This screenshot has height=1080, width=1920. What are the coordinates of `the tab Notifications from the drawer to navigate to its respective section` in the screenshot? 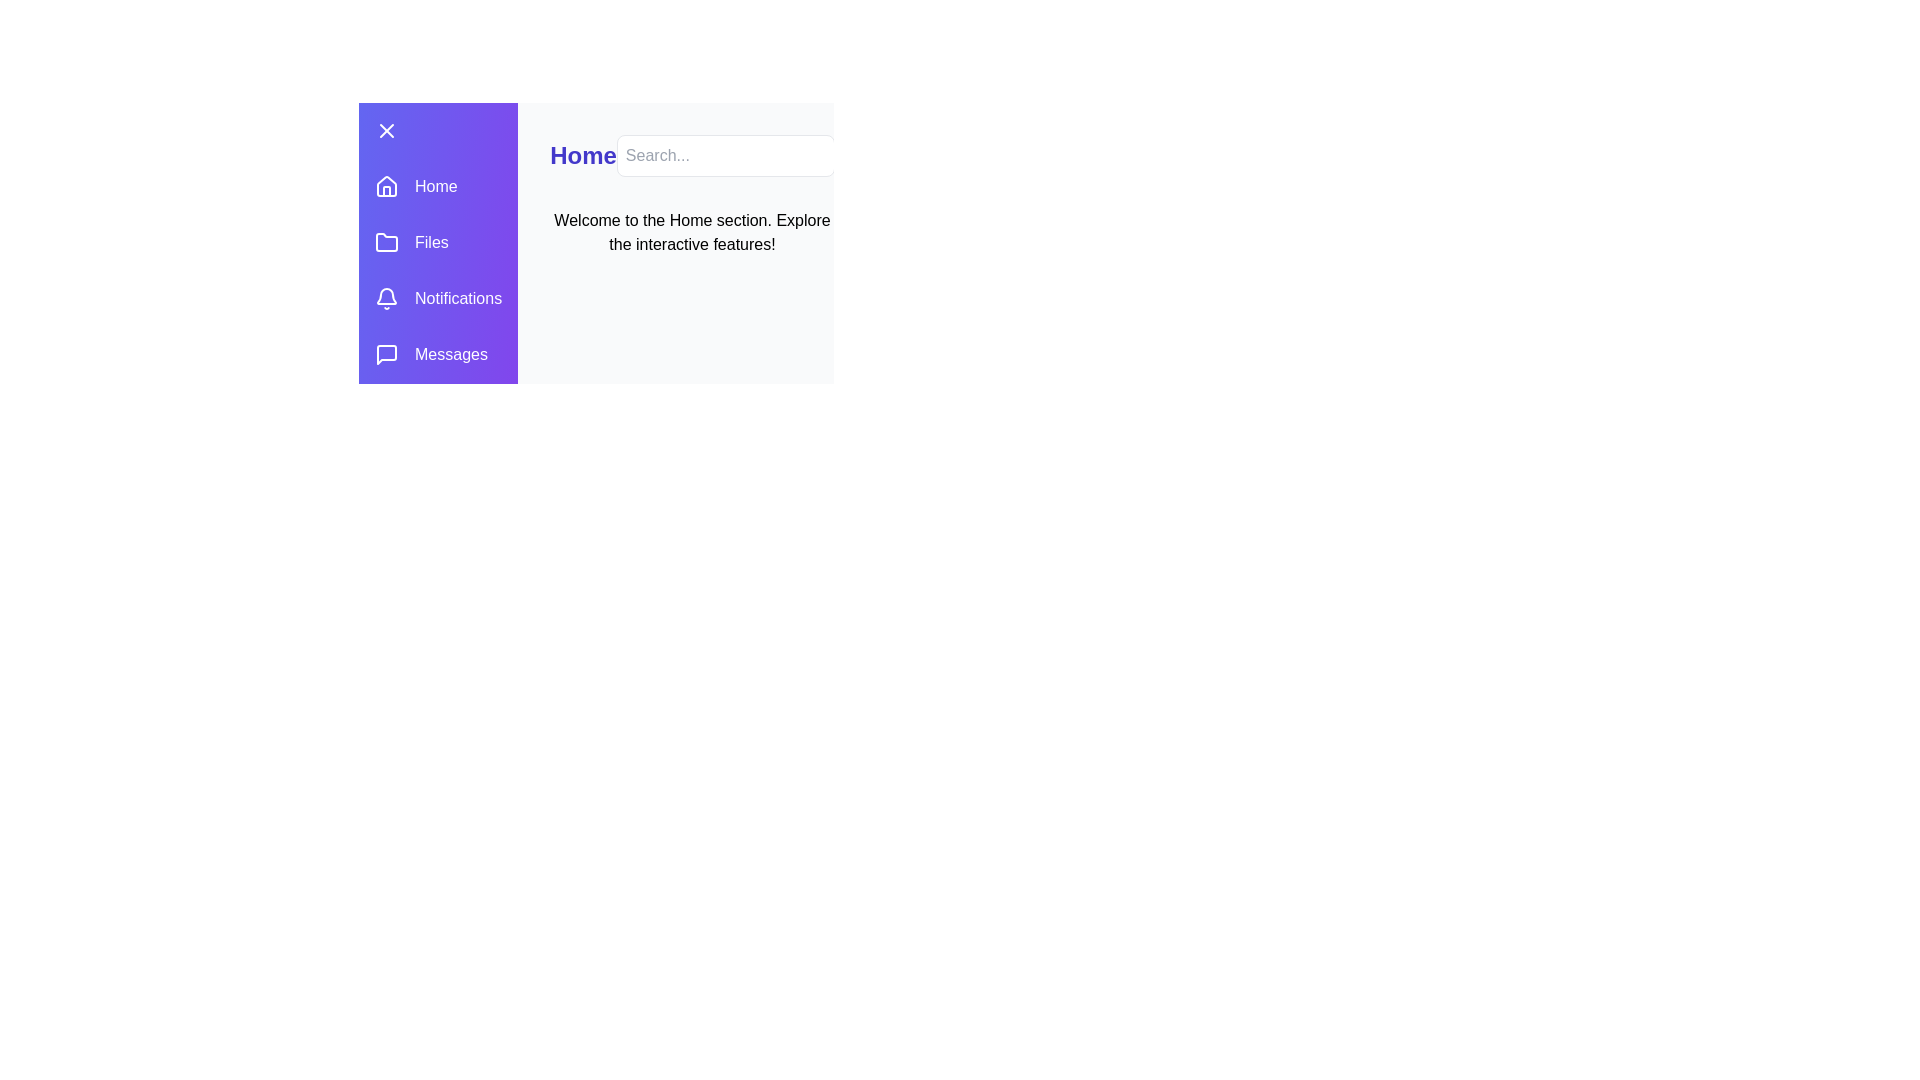 It's located at (436, 299).